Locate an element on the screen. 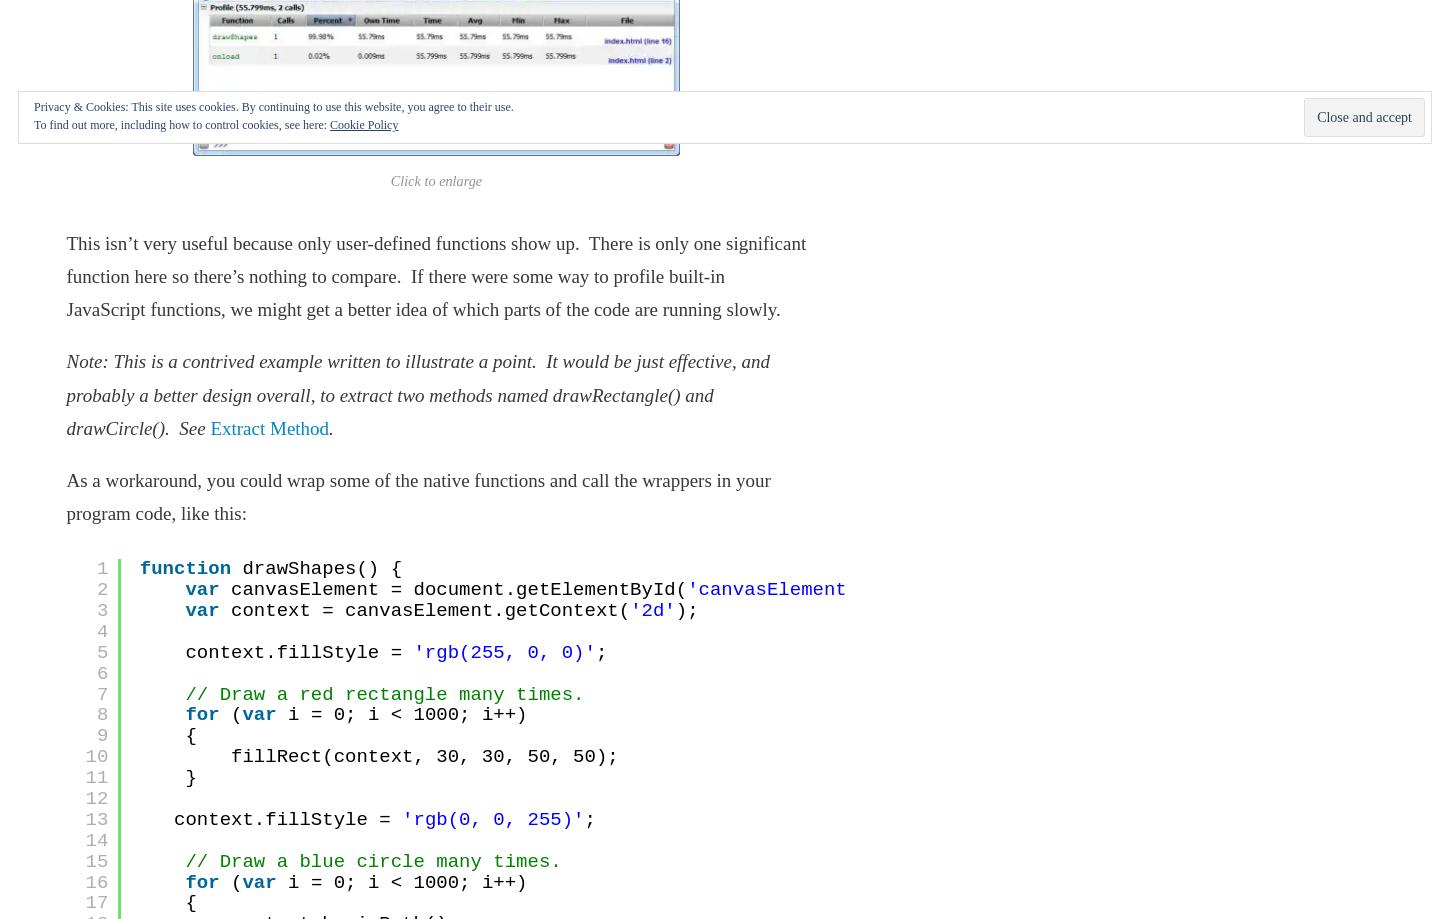  'To find out more, including how to control cookies, see here:' is located at coordinates (180, 123).